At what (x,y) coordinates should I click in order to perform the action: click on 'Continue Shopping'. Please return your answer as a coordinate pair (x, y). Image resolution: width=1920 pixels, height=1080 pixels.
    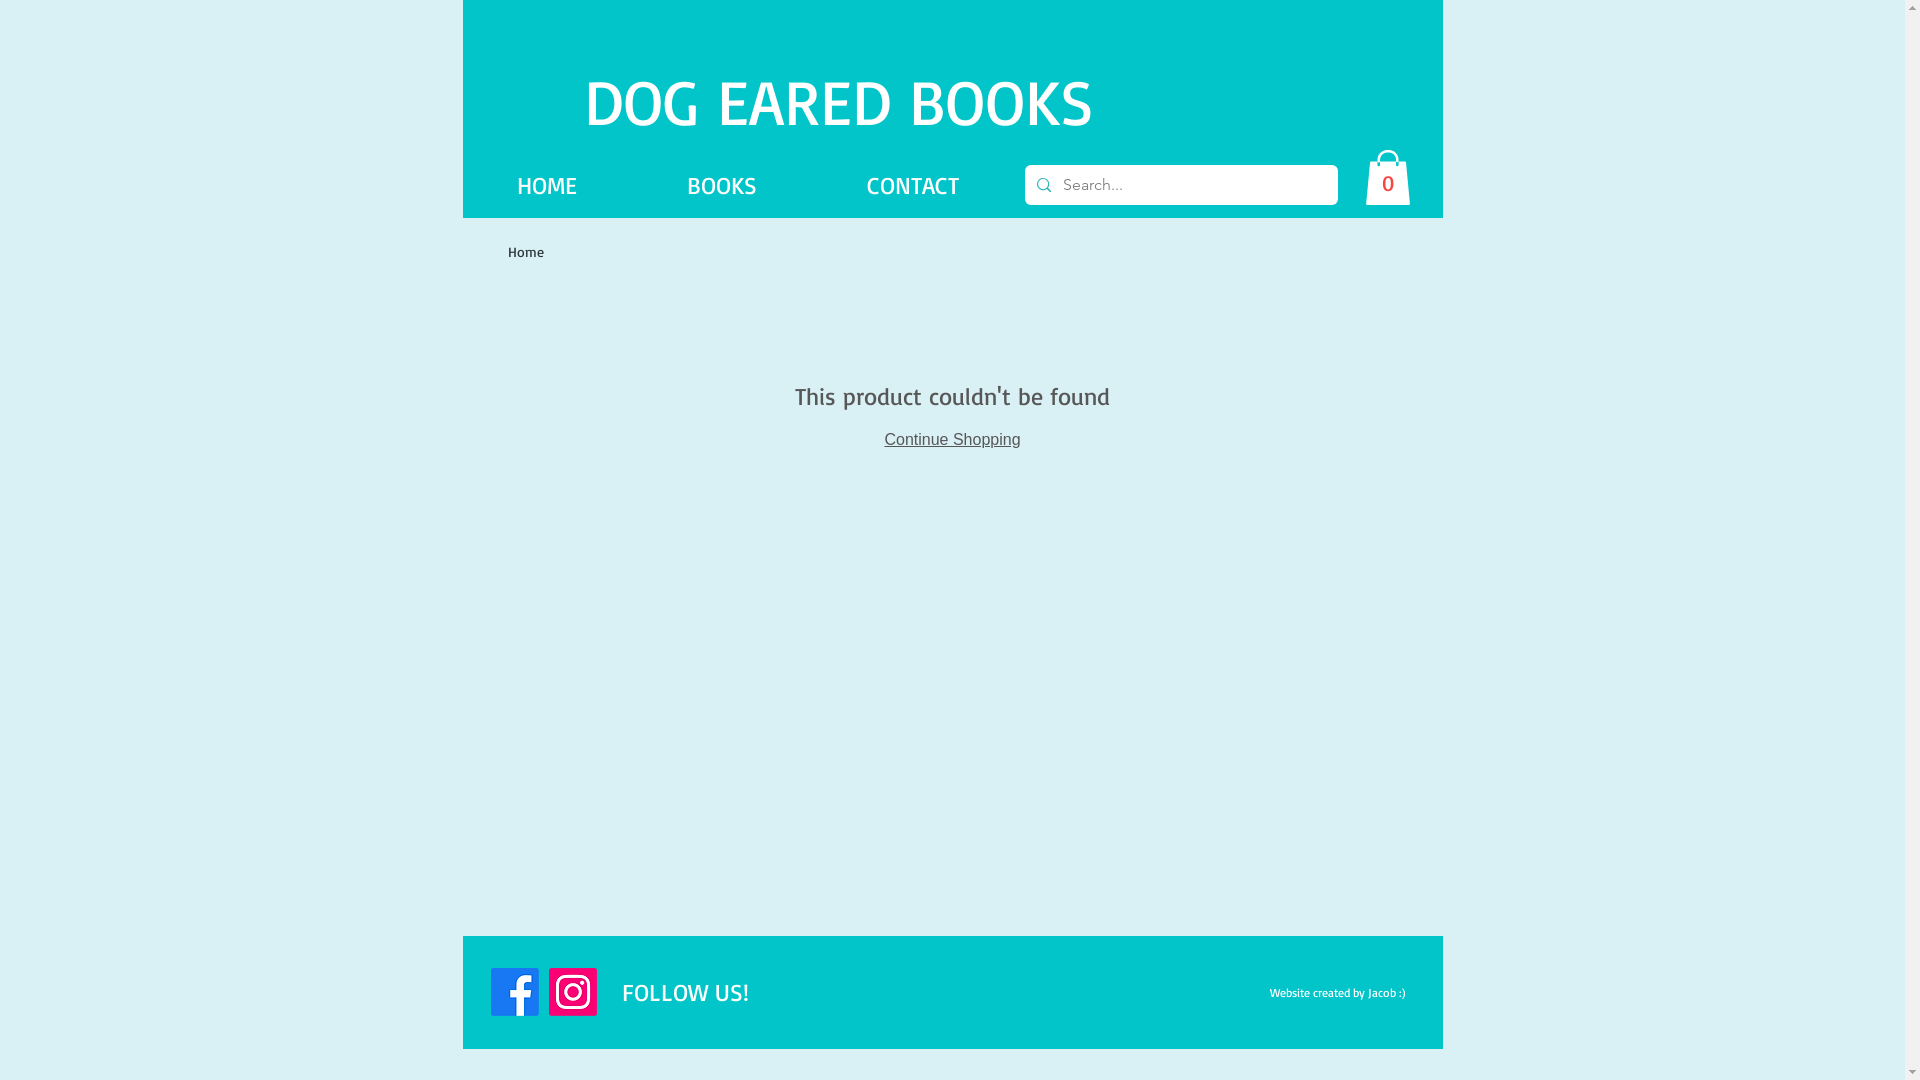
    Looking at the image, I should click on (882, 438).